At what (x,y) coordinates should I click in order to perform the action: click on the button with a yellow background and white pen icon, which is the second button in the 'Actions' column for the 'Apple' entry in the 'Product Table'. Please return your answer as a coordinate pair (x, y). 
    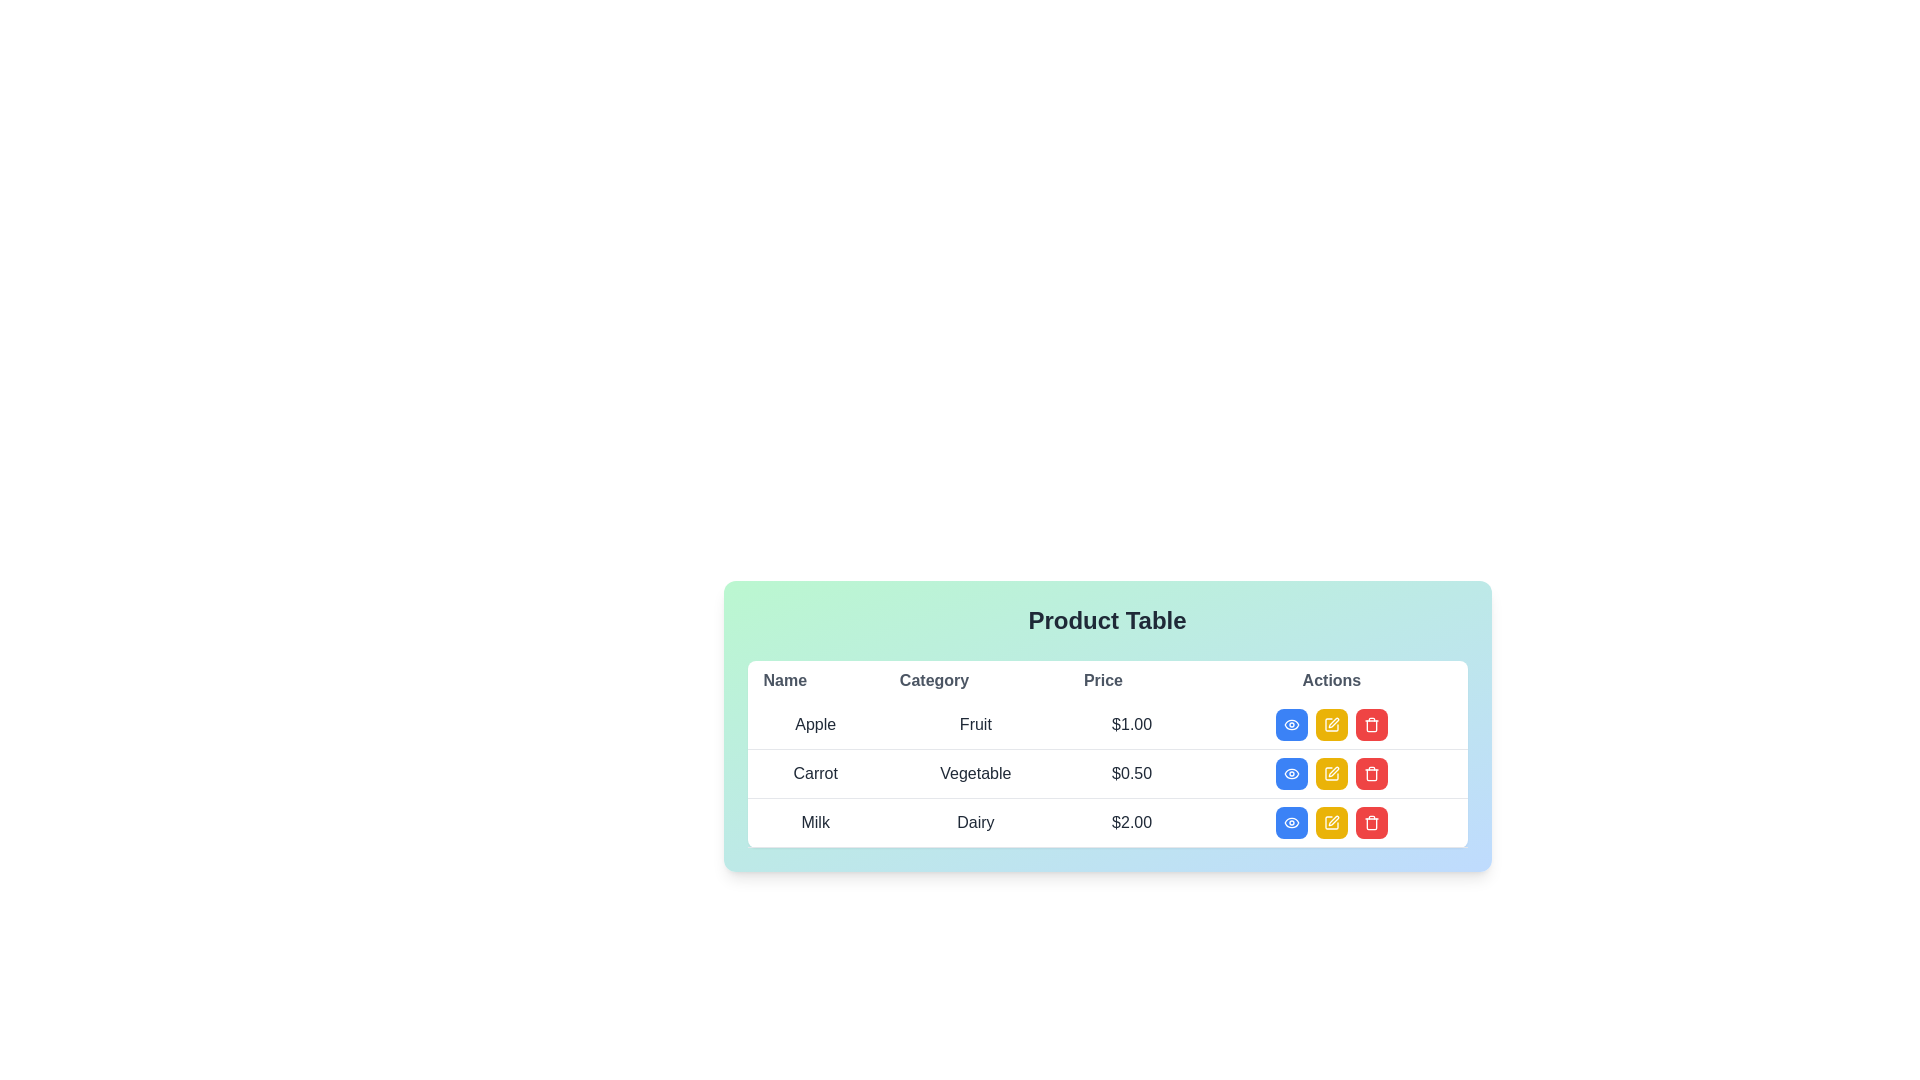
    Looking at the image, I should click on (1331, 725).